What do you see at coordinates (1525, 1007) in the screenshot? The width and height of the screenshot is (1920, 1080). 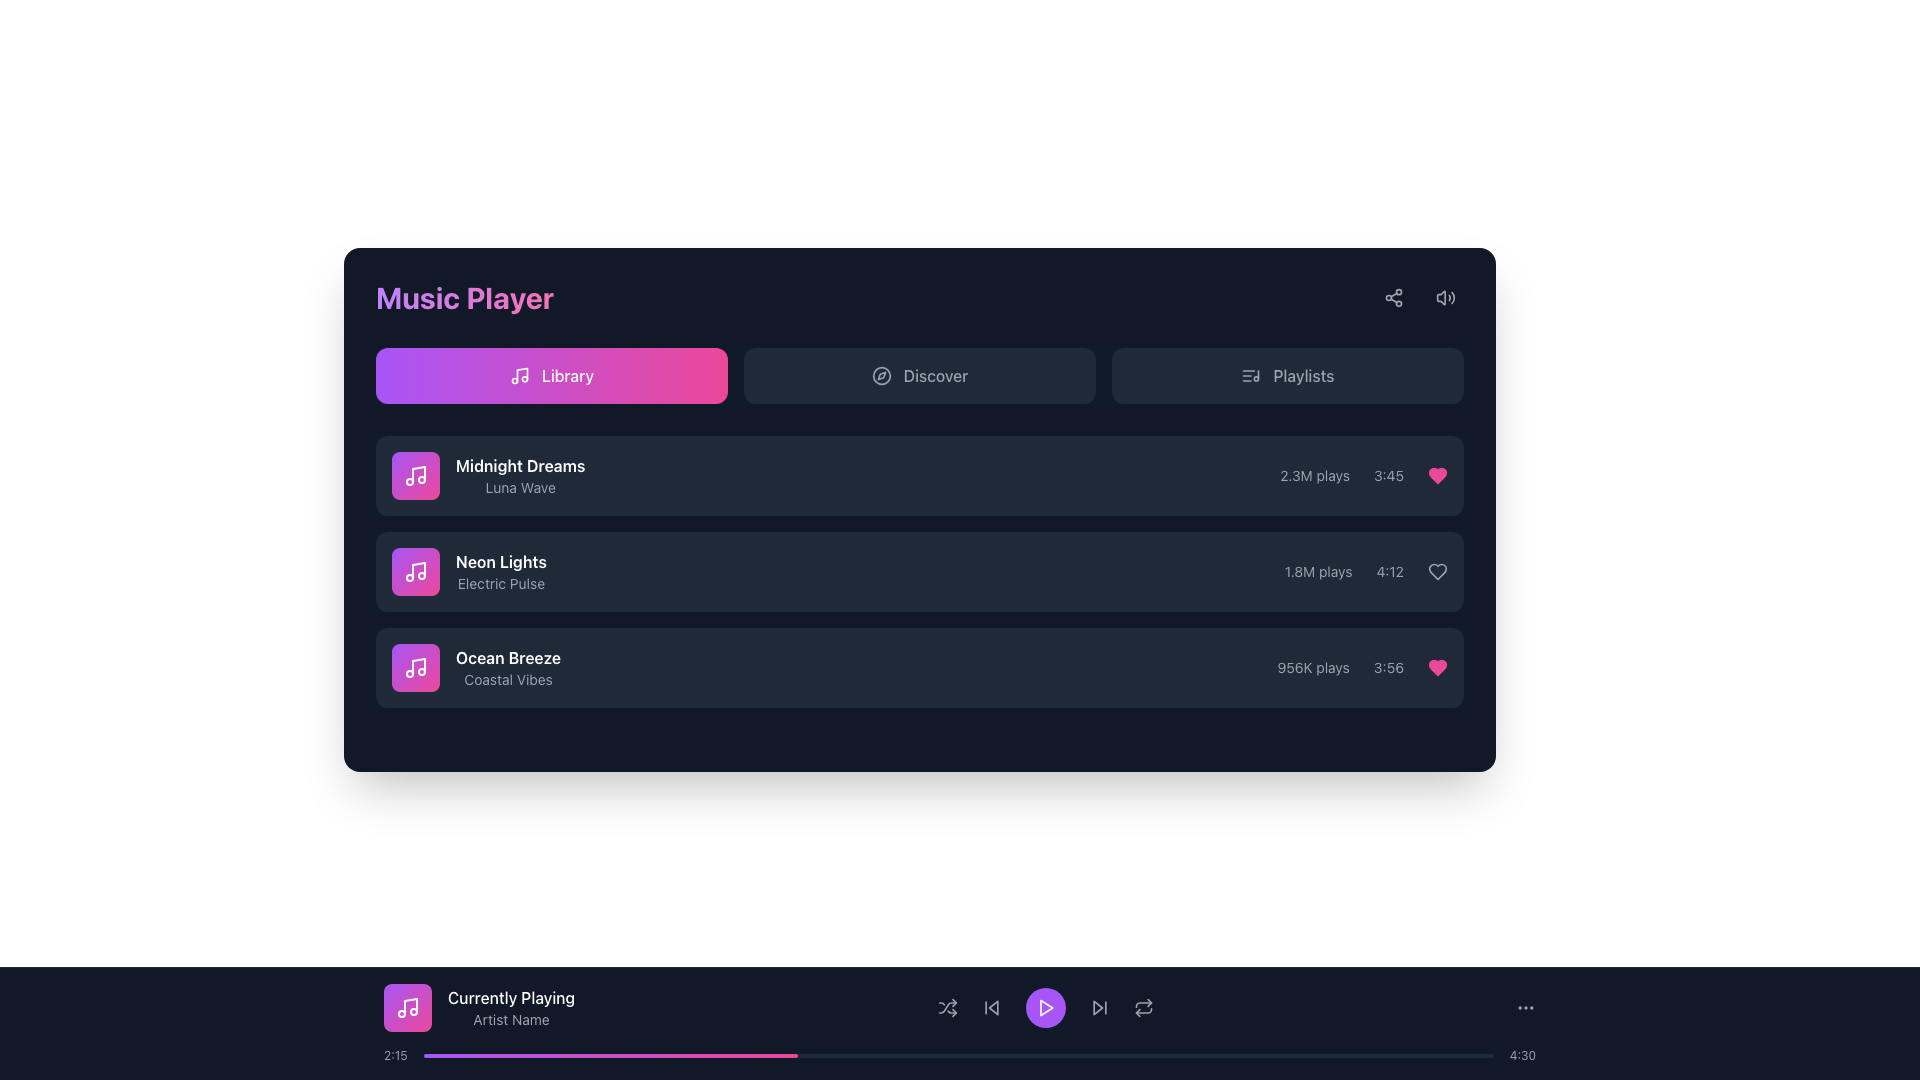 I see `the options menu represented by the three-dots icon button located at the far right of the bottom control bar in the music player interface for keyboard navigation` at bounding box center [1525, 1007].